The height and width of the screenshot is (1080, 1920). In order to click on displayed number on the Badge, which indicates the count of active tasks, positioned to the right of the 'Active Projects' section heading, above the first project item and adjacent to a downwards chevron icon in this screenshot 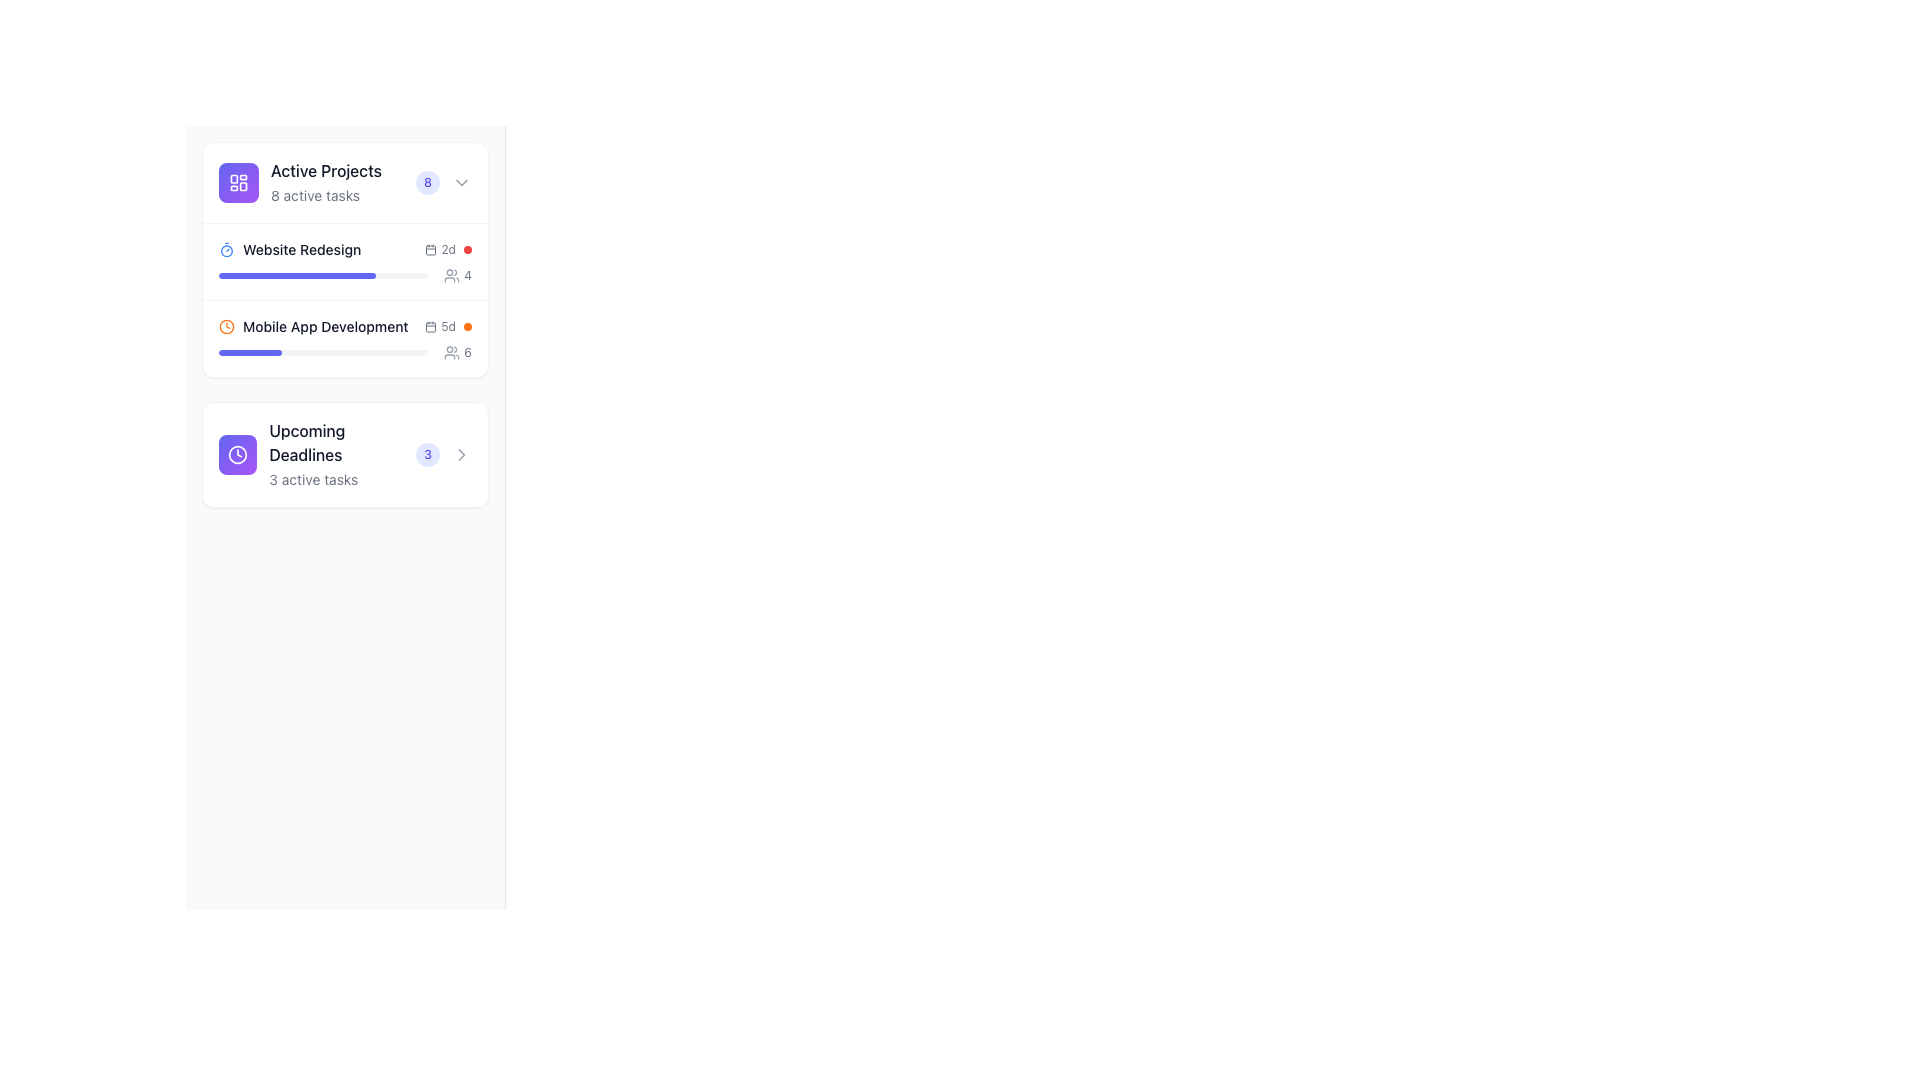, I will do `click(426, 182)`.